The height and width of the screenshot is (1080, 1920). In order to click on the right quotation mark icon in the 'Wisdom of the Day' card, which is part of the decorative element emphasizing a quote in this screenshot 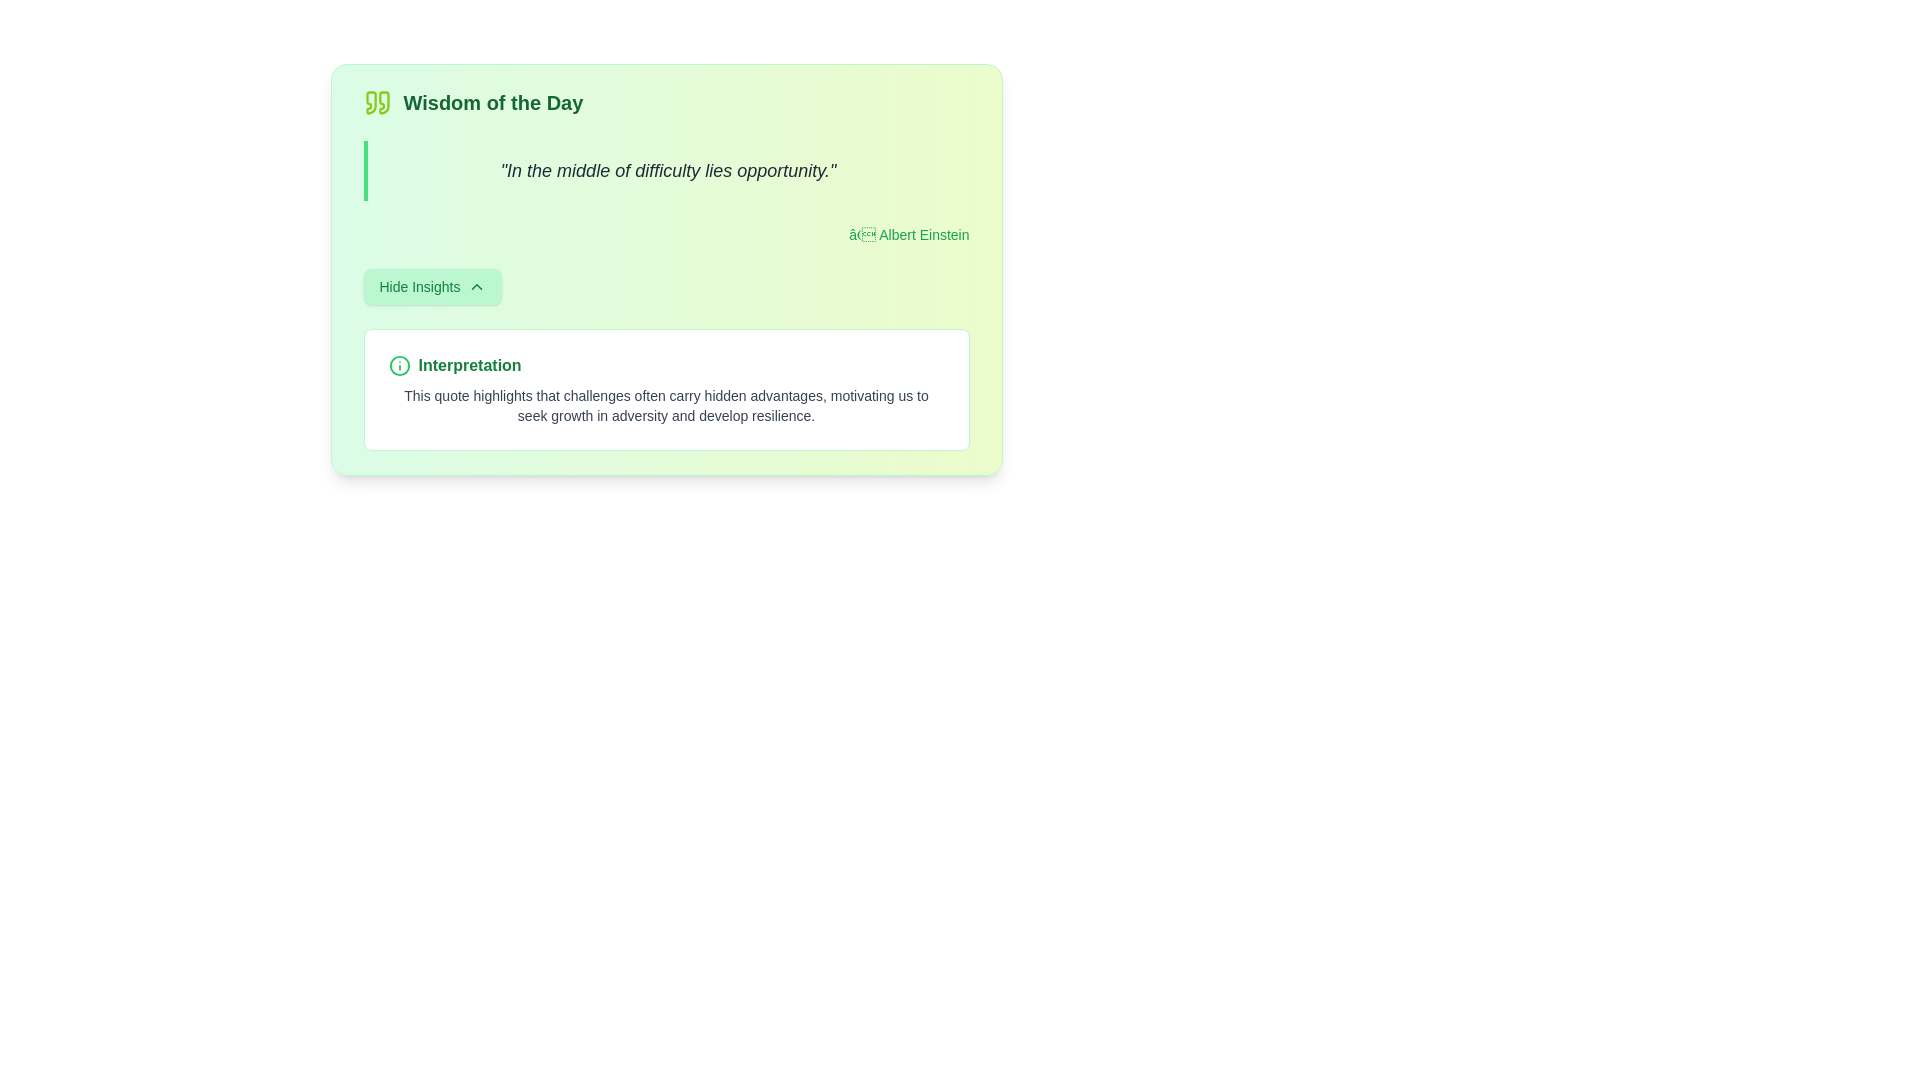, I will do `click(384, 103)`.